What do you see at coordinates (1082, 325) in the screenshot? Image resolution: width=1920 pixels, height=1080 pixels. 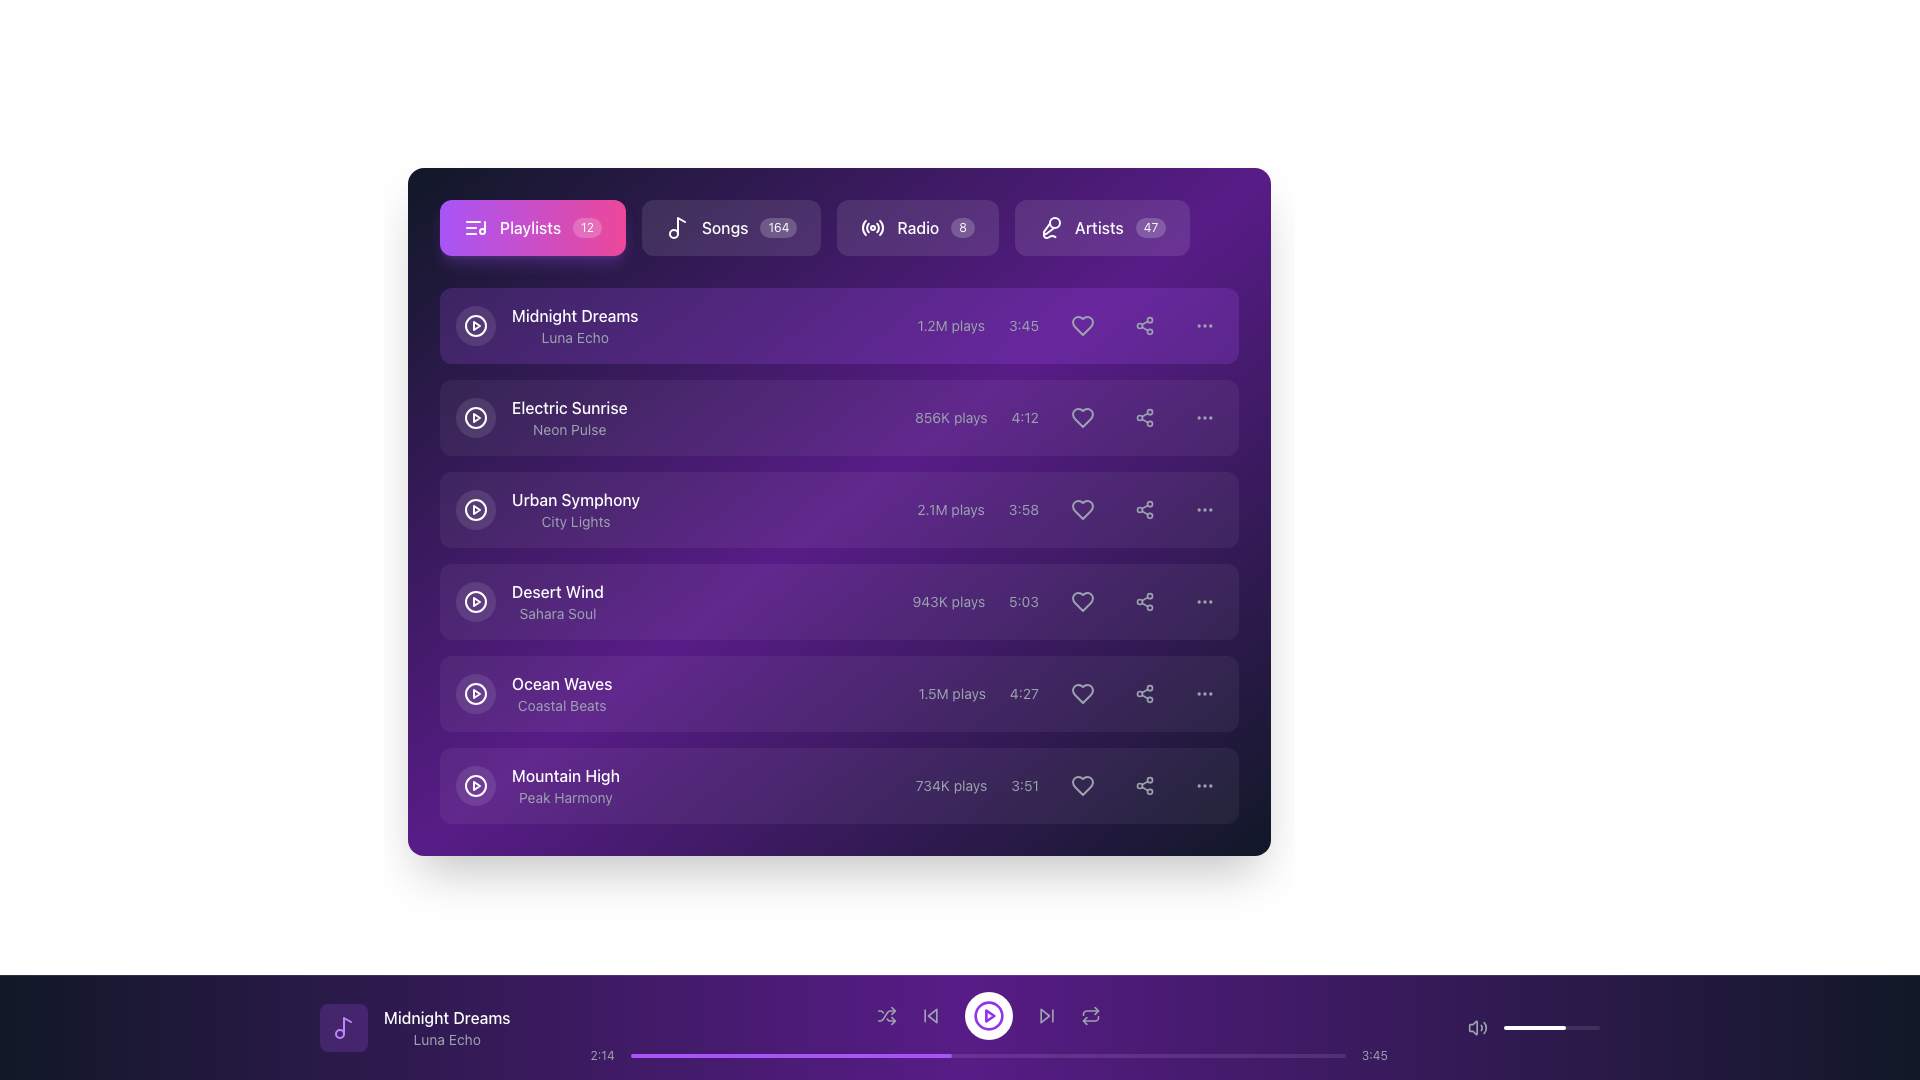 I see `the heart-shaped interactive icon located in the far-right section of the first row of the playlist items to possibly see a tooltip` at bounding box center [1082, 325].